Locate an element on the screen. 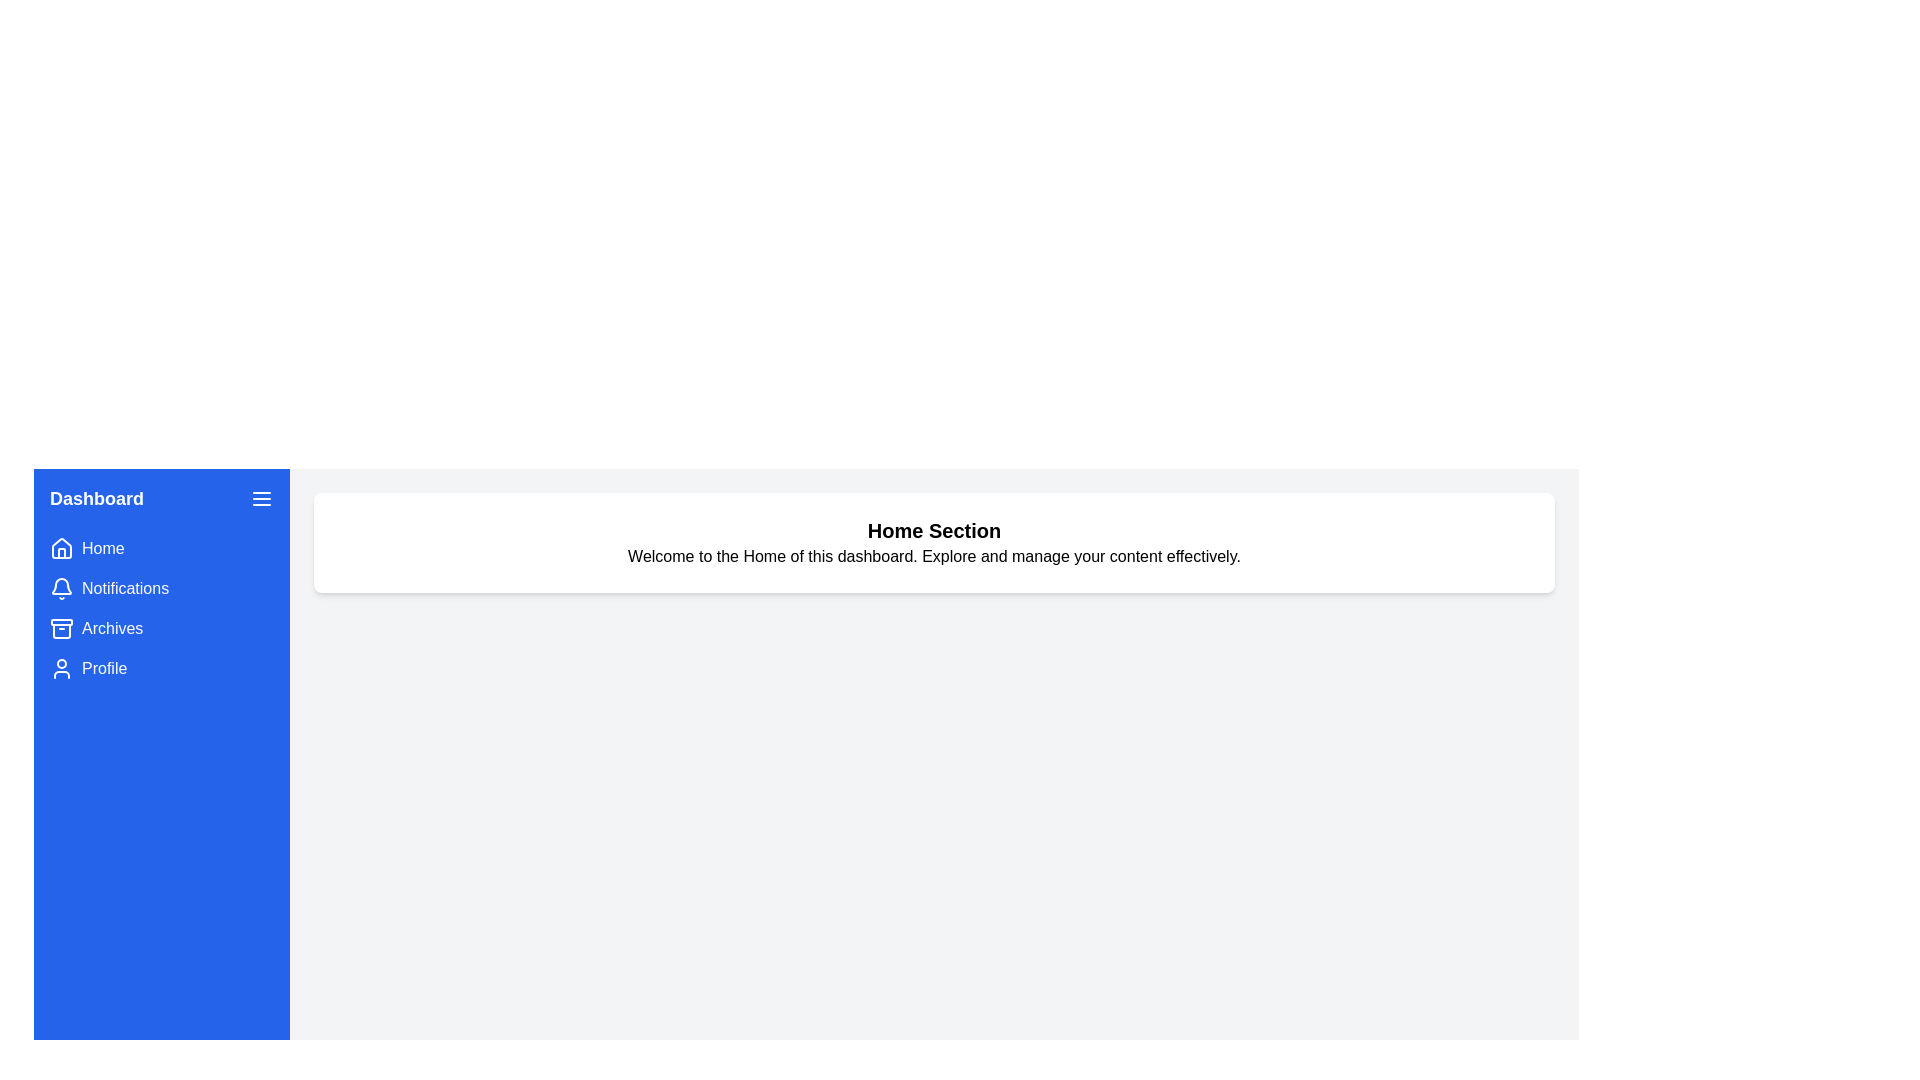 The width and height of the screenshot is (1920, 1080). the toggle button located in the top-right corner of the left sidebar is located at coordinates (261, 497).